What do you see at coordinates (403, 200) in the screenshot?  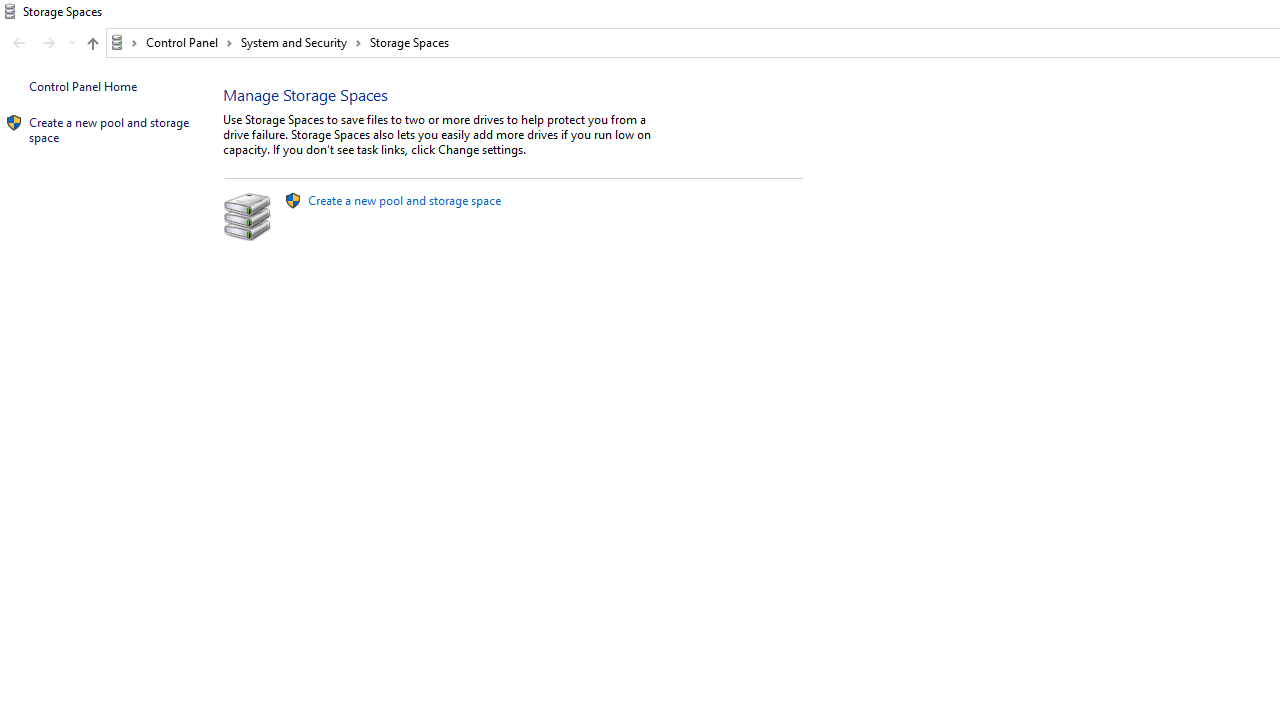 I see `'Create a new pool and storage space'` at bounding box center [403, 200].